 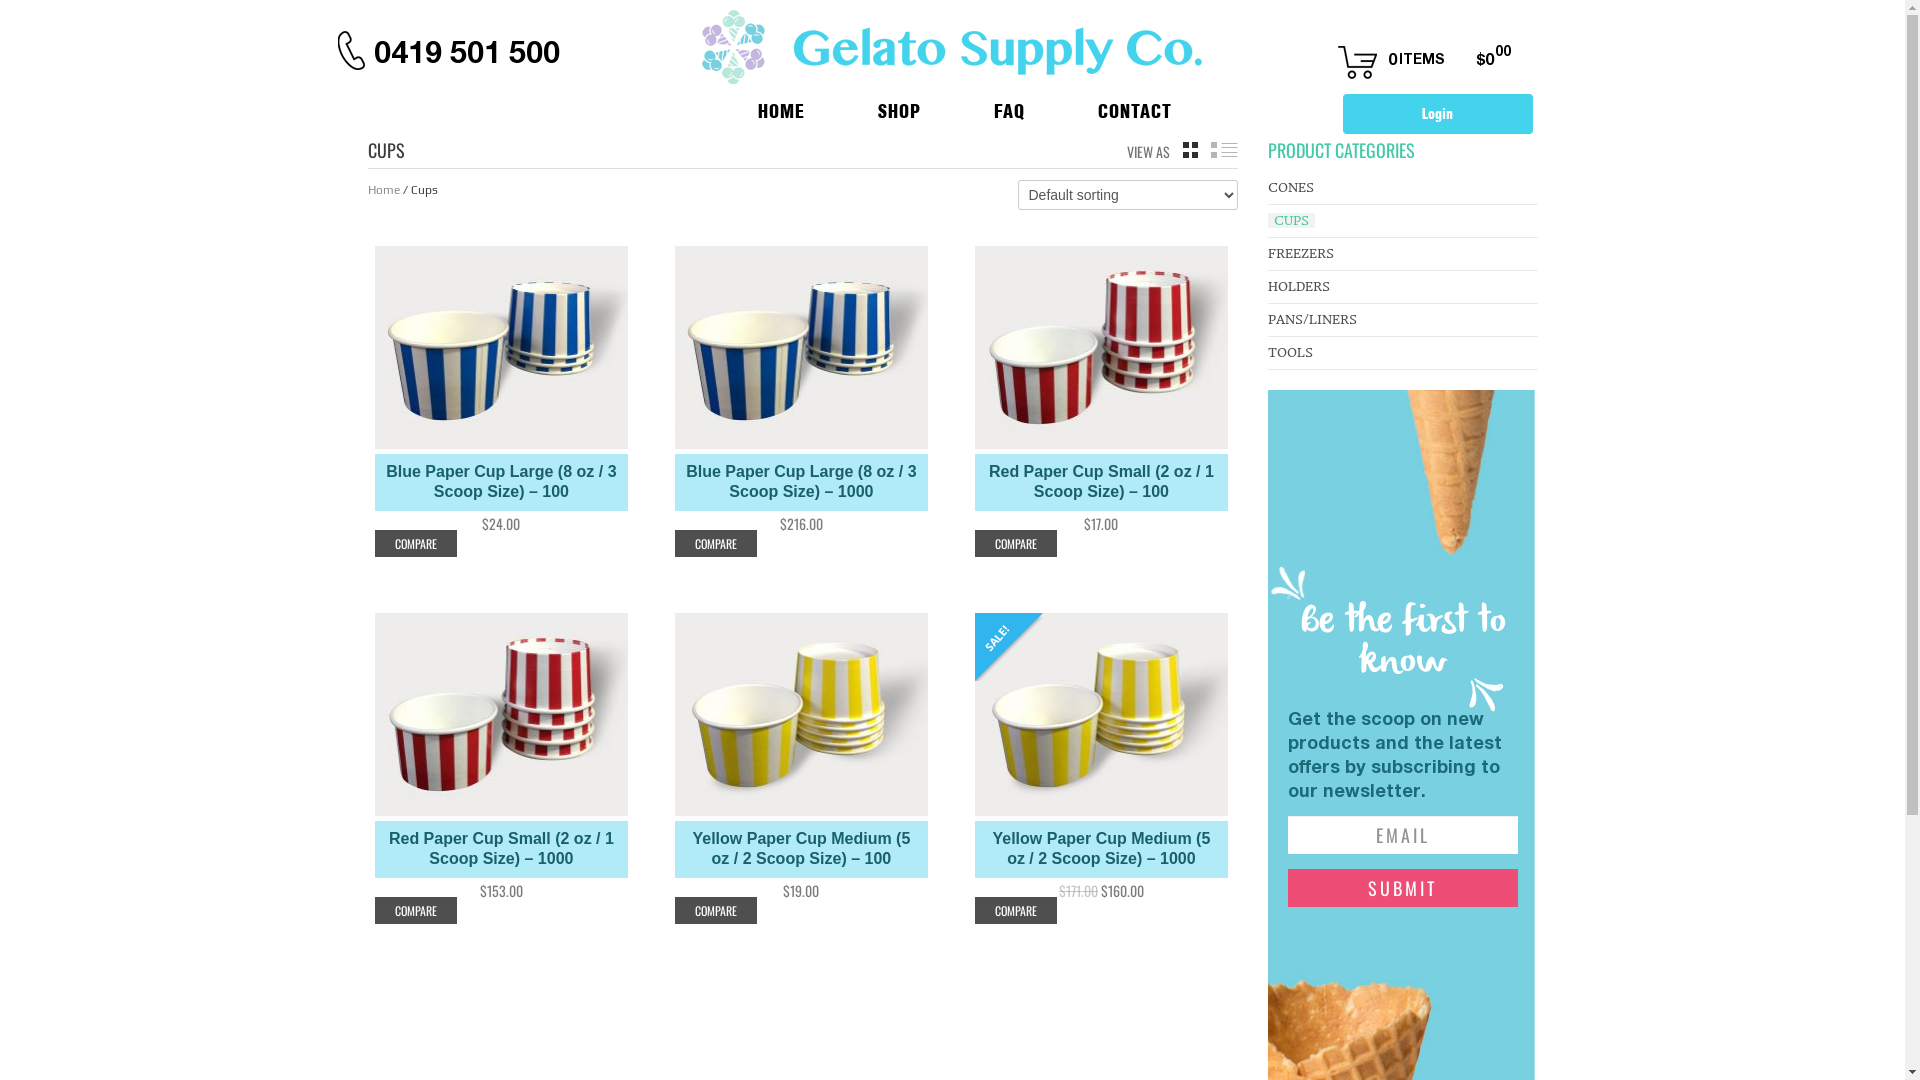 What do you see at coordinates (938, 109) in the screenshot?
I see `'FAQ'` at bounding box center [938, 109].